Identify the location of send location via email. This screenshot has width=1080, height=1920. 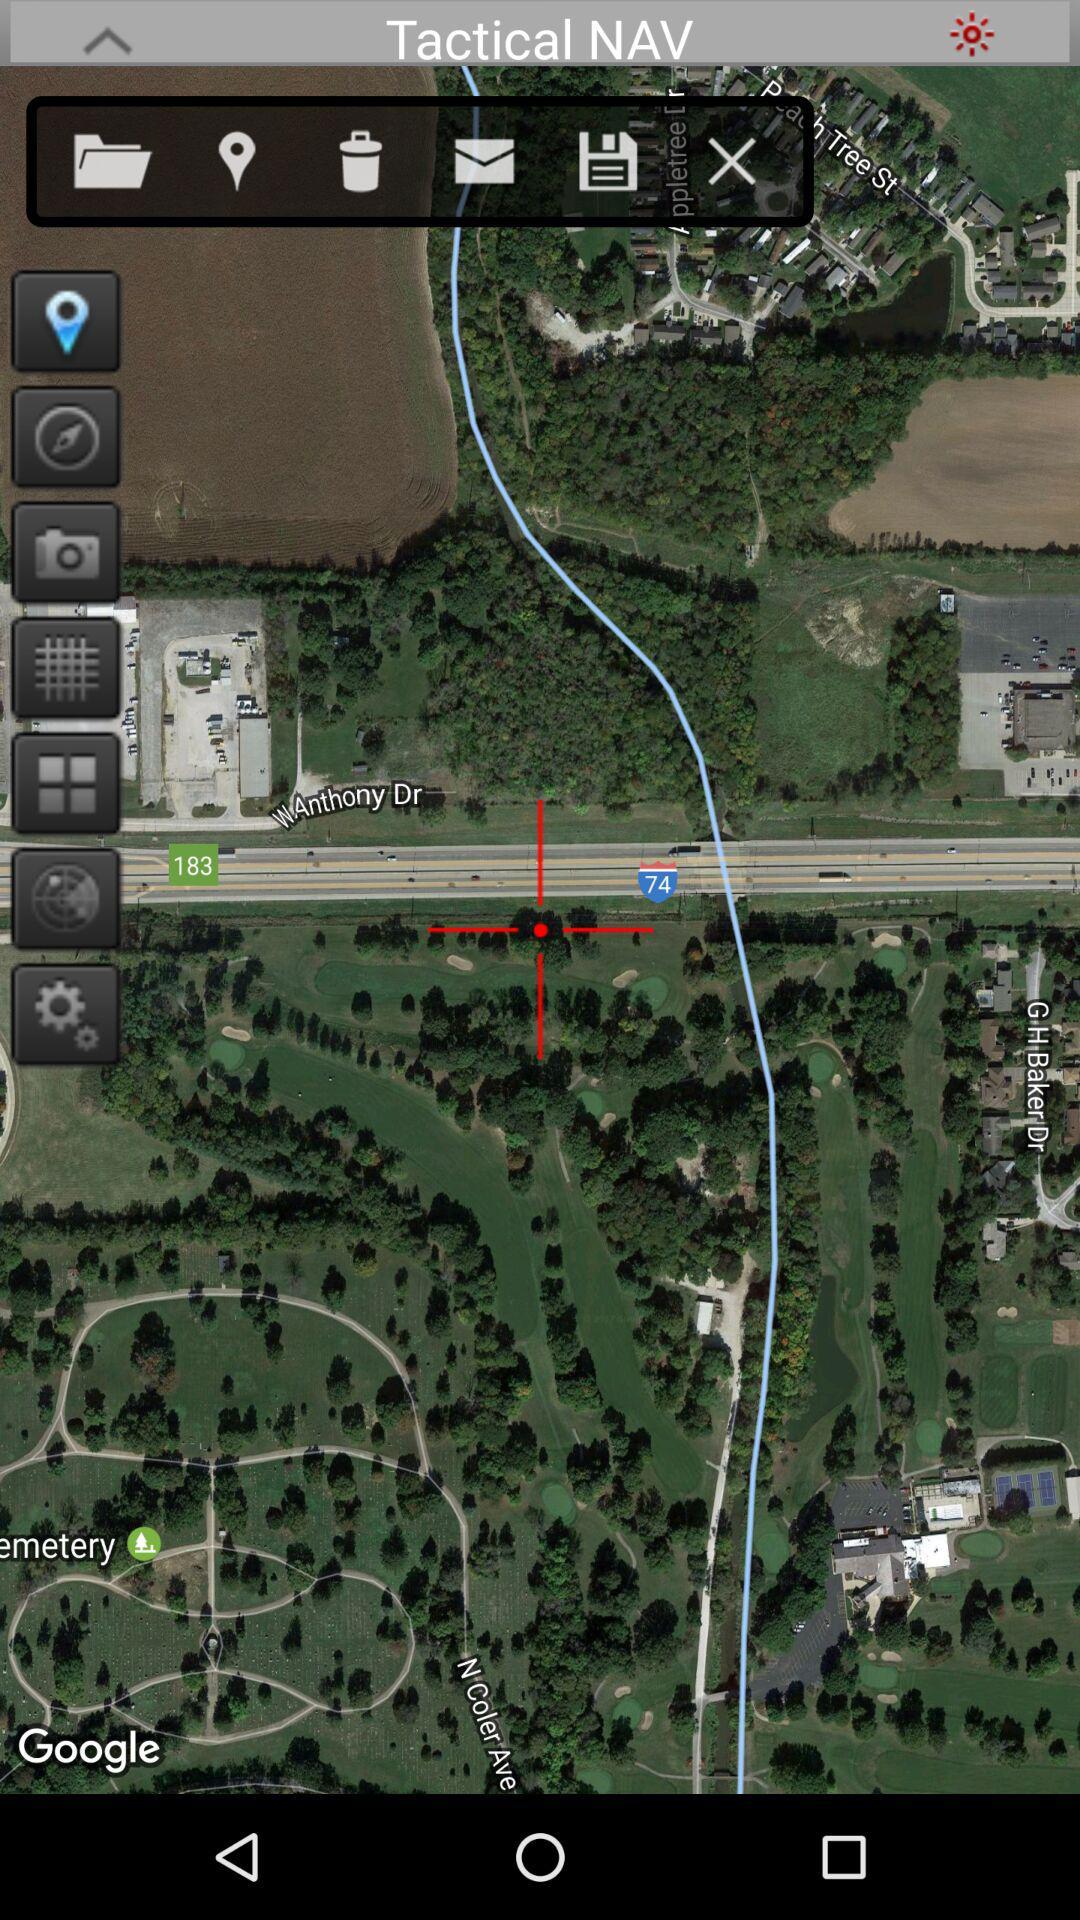
(503, 156).